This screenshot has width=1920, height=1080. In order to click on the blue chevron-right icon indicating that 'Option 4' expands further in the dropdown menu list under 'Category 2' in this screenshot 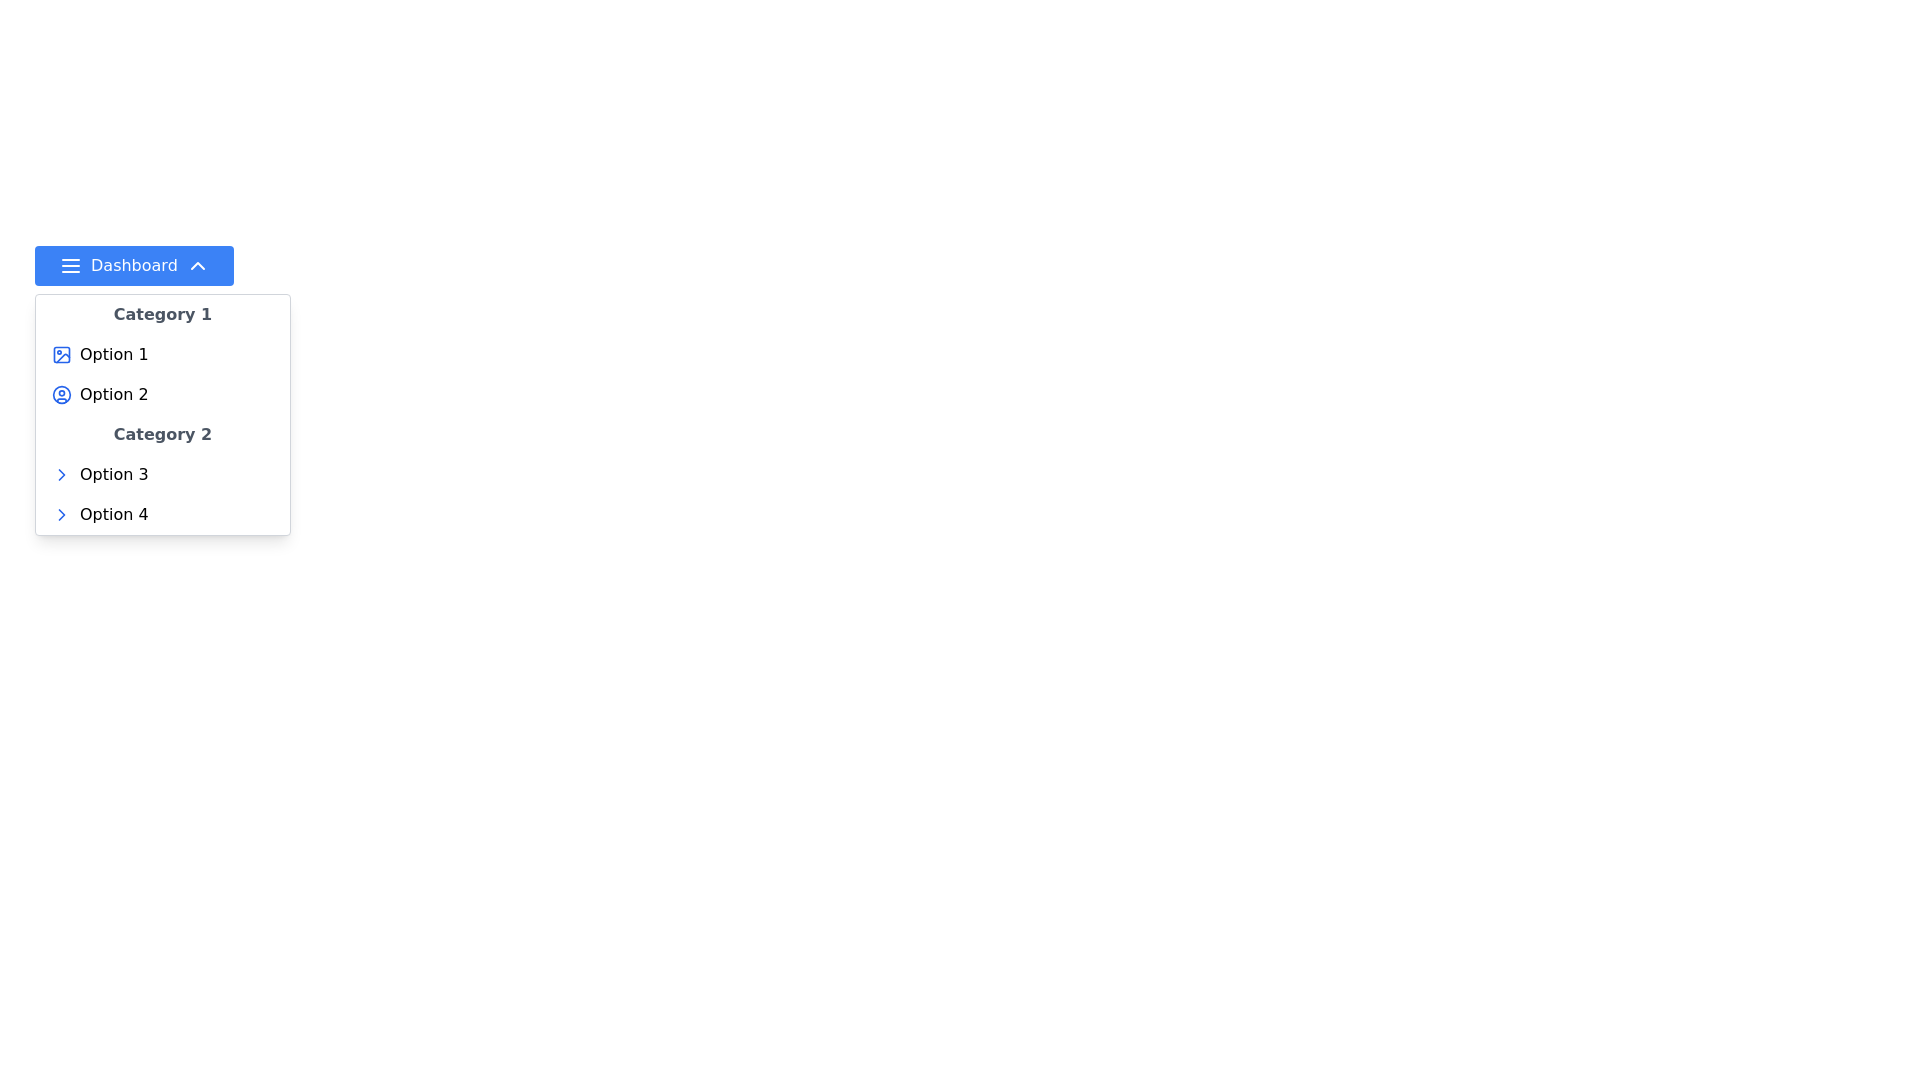, I will do `click(62, 514)`.